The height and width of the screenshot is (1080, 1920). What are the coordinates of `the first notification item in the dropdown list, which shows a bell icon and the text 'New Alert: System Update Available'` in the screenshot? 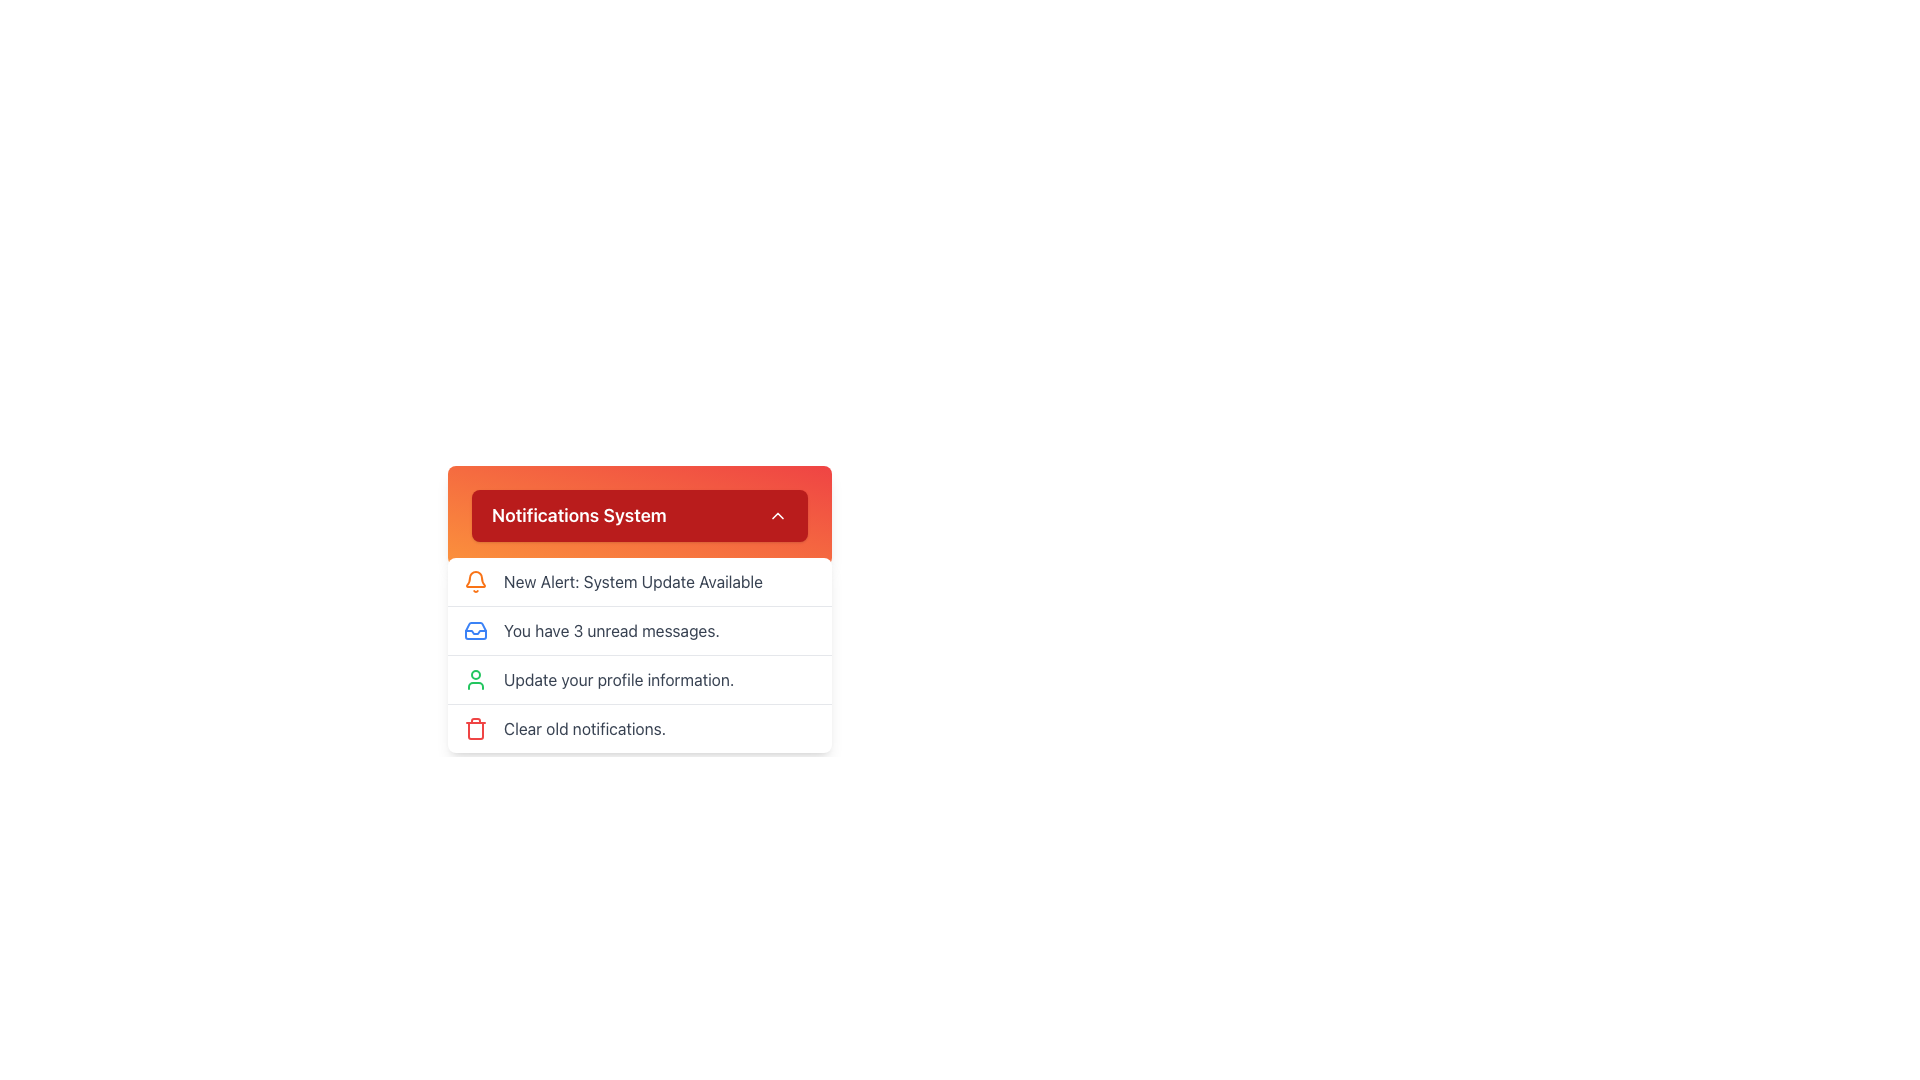 It's located at (638, 582).